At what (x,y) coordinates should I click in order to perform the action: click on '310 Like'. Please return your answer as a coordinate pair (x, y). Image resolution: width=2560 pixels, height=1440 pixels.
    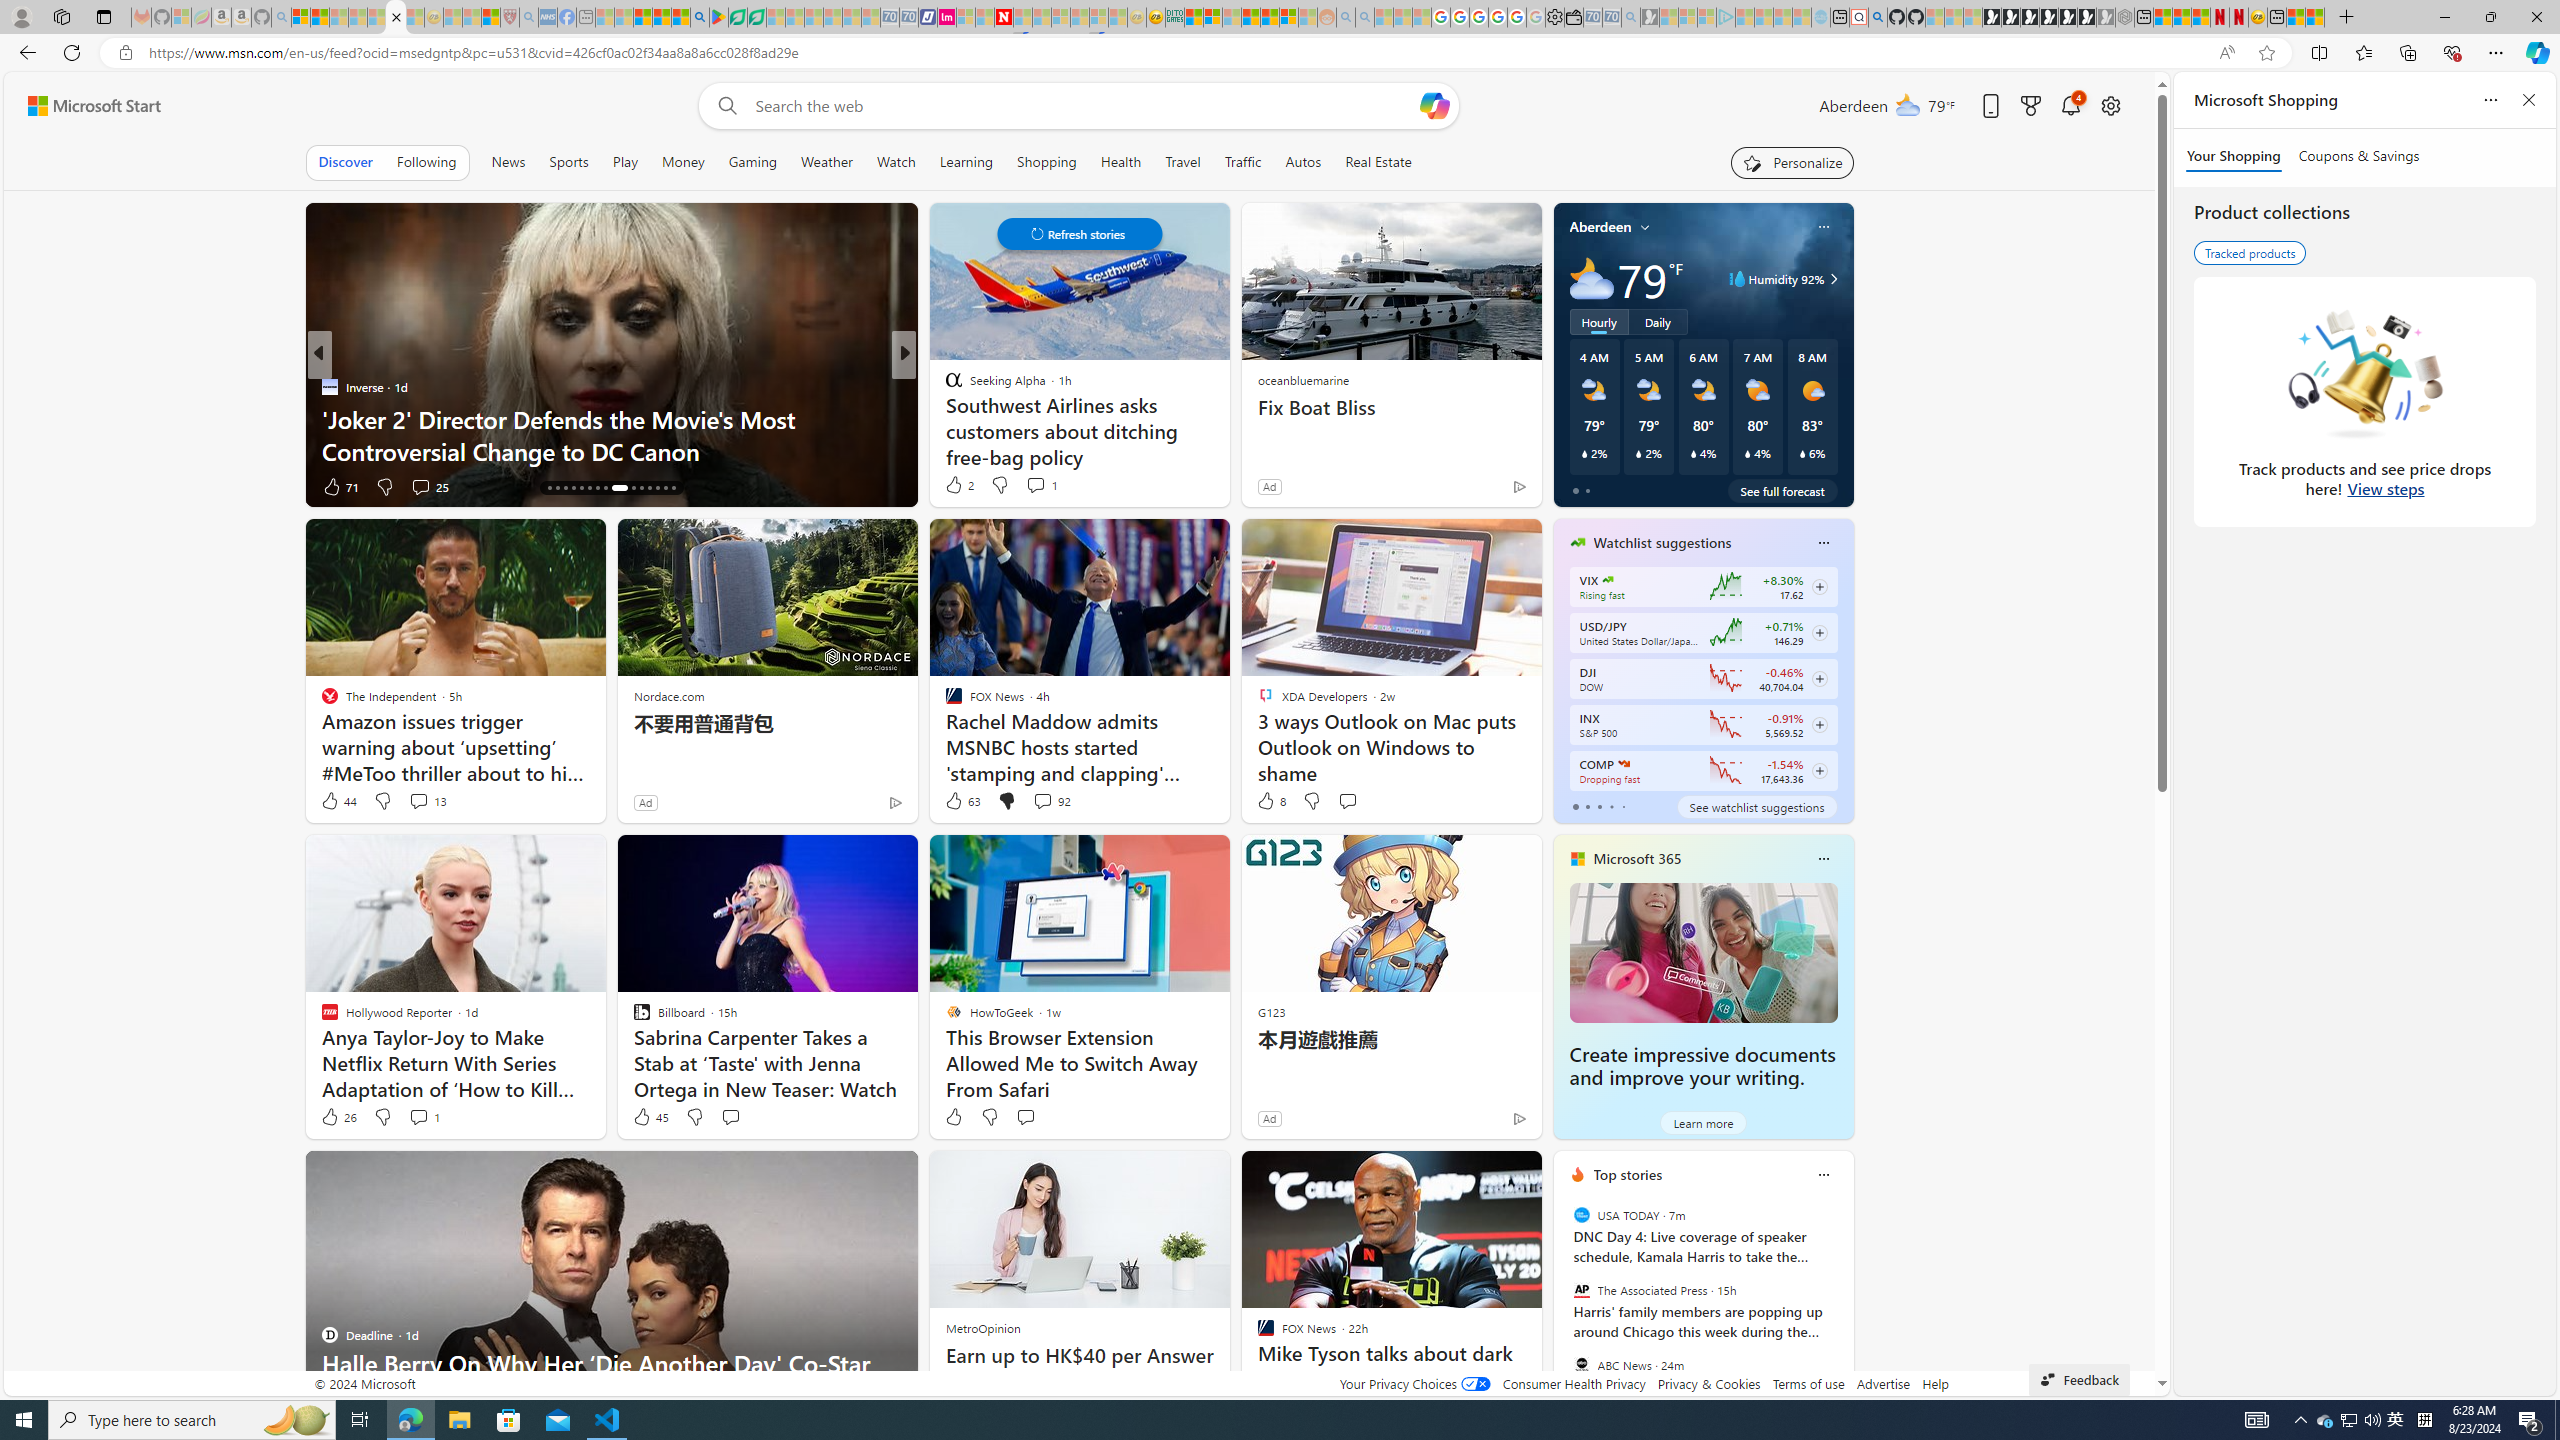
    Looking at the image, I should click on (957, 486).